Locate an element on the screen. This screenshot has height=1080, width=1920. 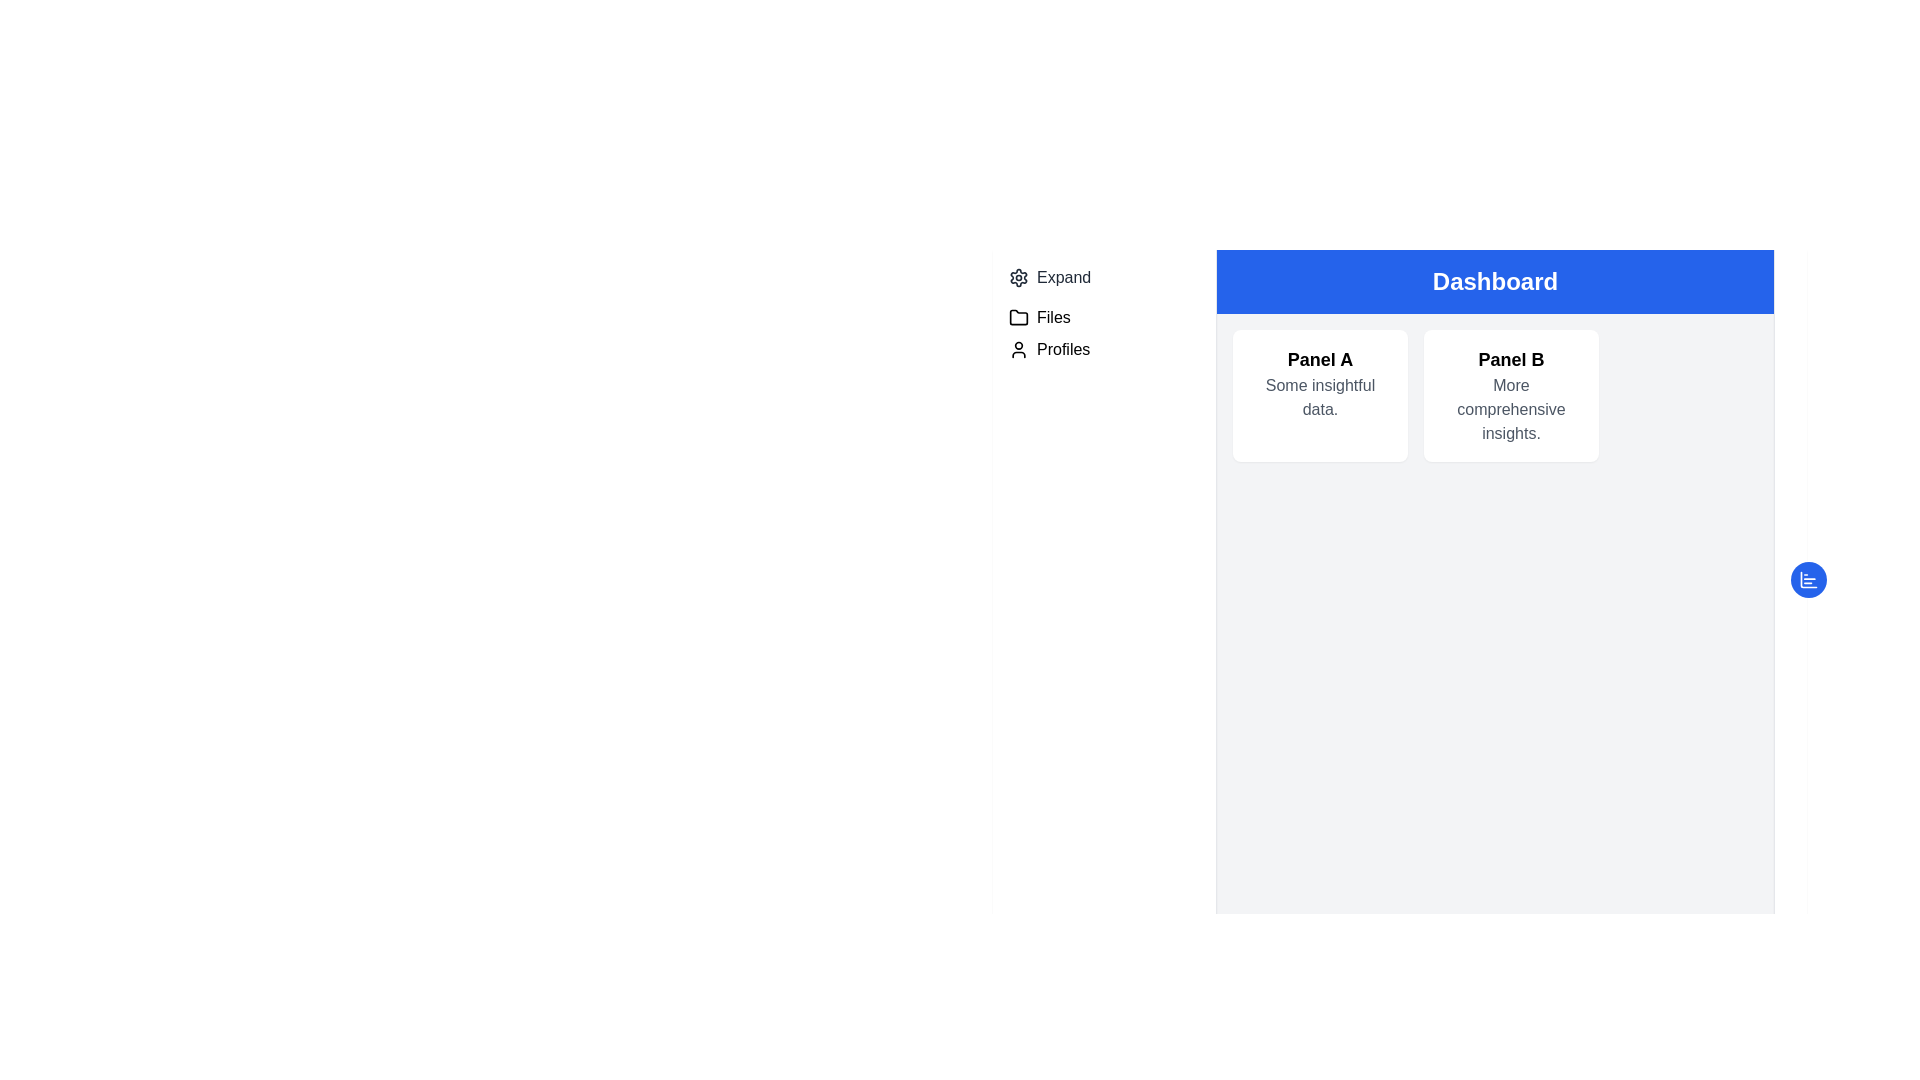
text content of 'Panel A', which is an informational card located in the upper section of the interface, center-right, as the first of two adjacent panels is located at coordinates (1320, 396).